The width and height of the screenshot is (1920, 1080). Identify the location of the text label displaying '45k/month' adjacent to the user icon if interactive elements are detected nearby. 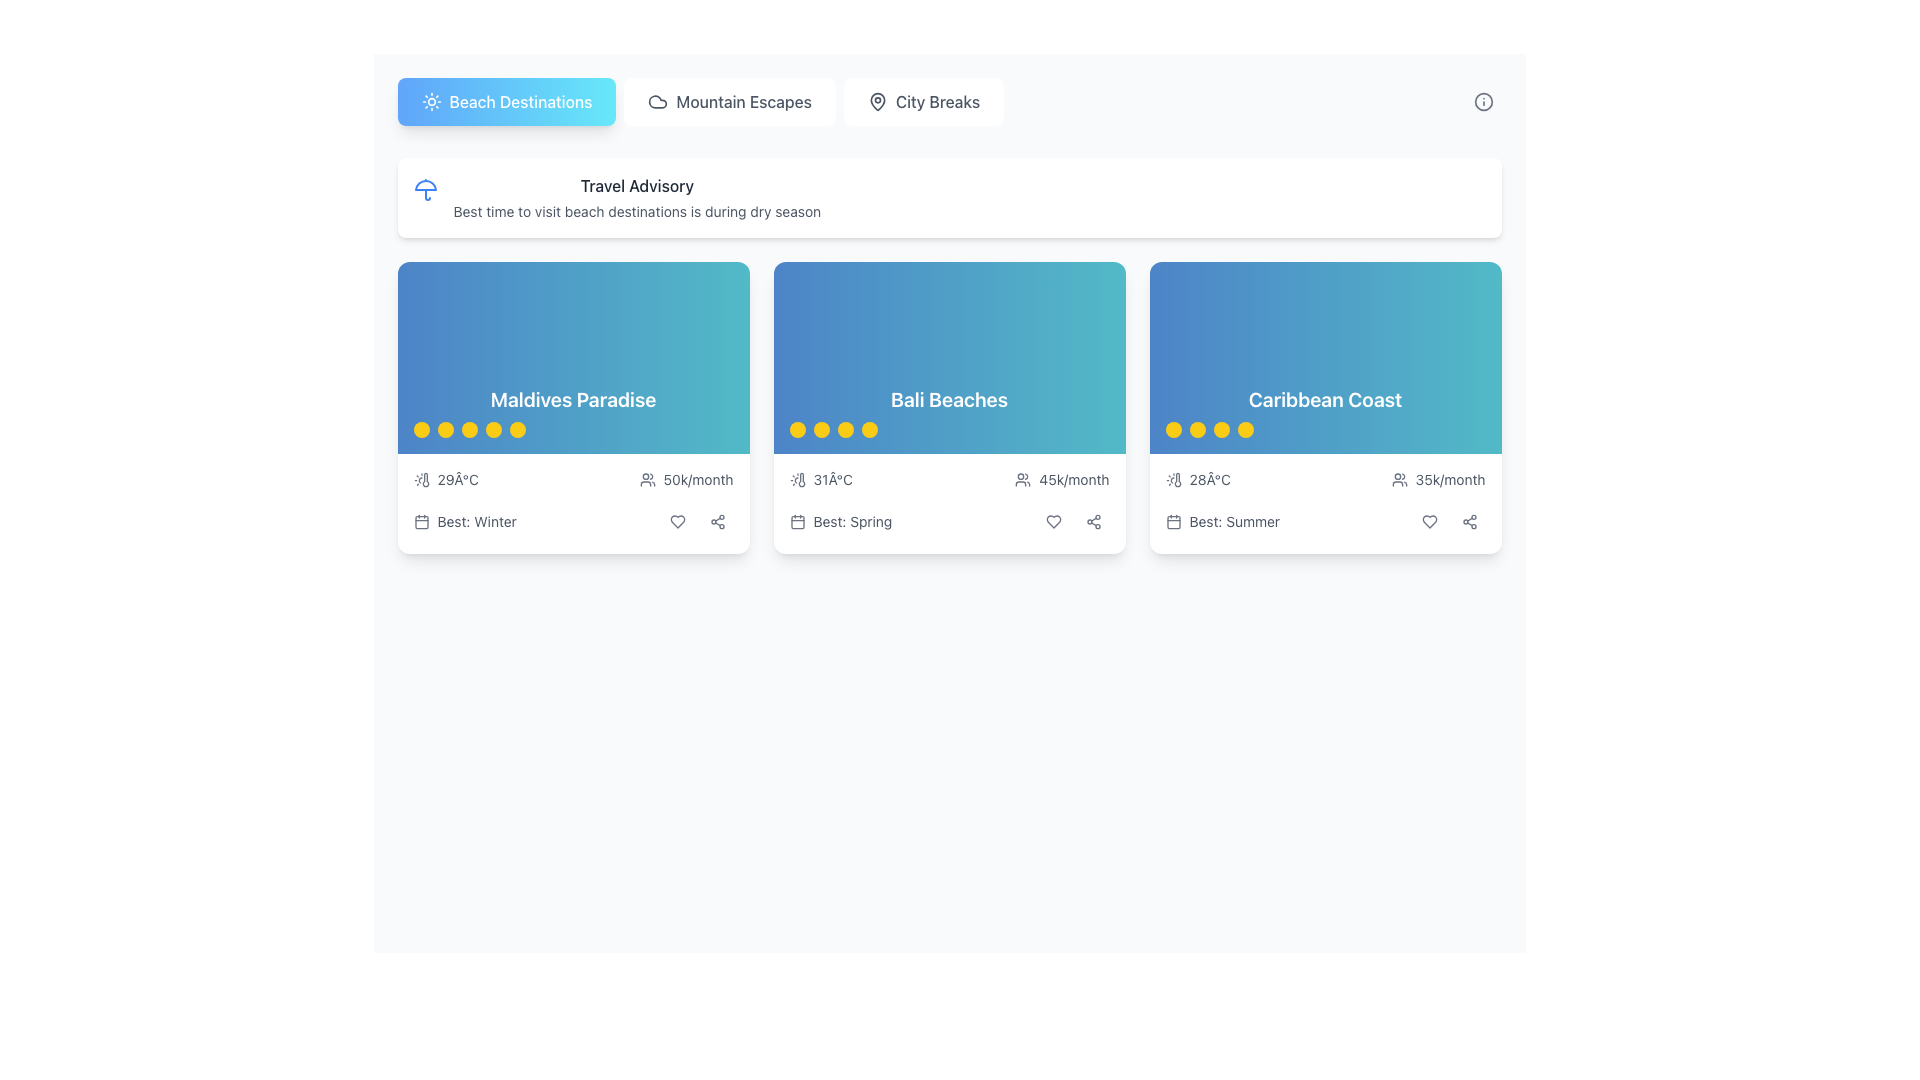
(1061, 479).